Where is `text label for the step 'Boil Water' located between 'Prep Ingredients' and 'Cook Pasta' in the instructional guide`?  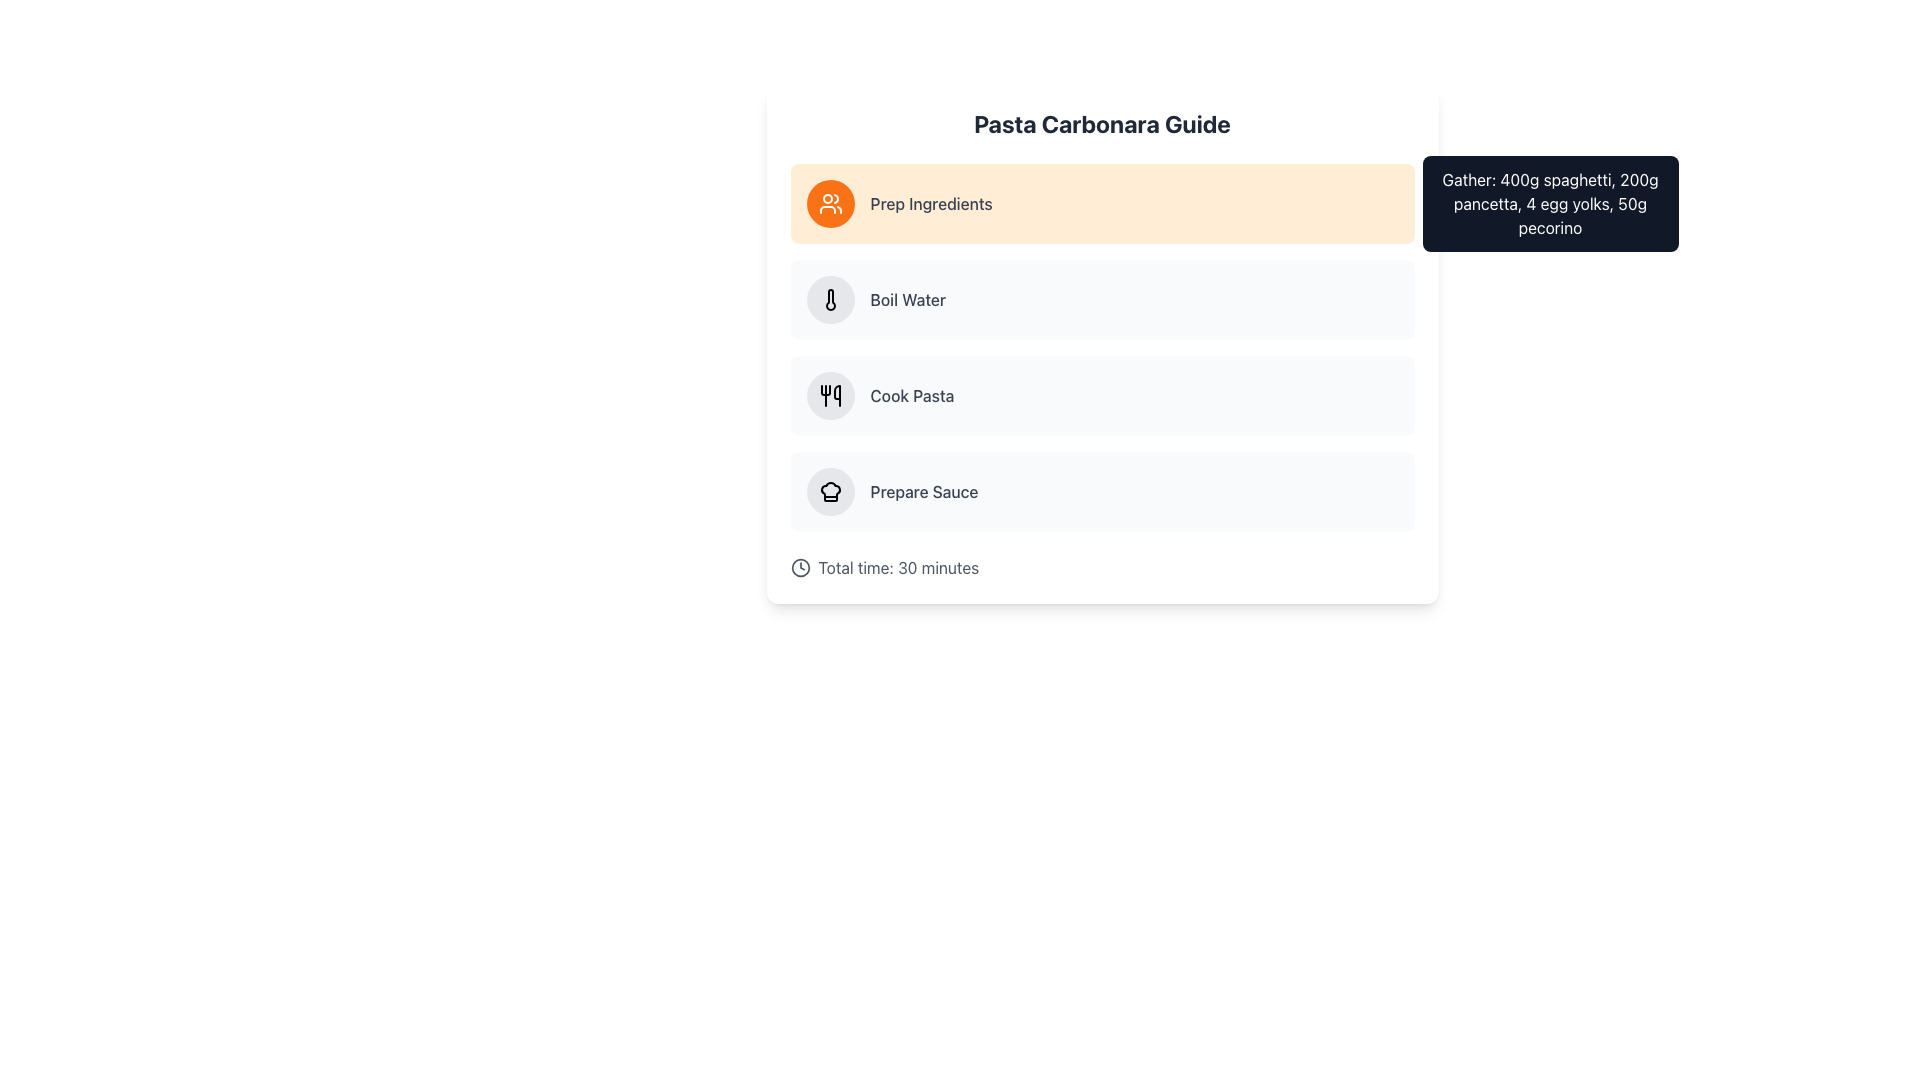
text label for the step 'Boil Water' located between 'Prep Ingredients' and 'Cook Pasta' in the instructional guide is located at coordinates (907, 300).